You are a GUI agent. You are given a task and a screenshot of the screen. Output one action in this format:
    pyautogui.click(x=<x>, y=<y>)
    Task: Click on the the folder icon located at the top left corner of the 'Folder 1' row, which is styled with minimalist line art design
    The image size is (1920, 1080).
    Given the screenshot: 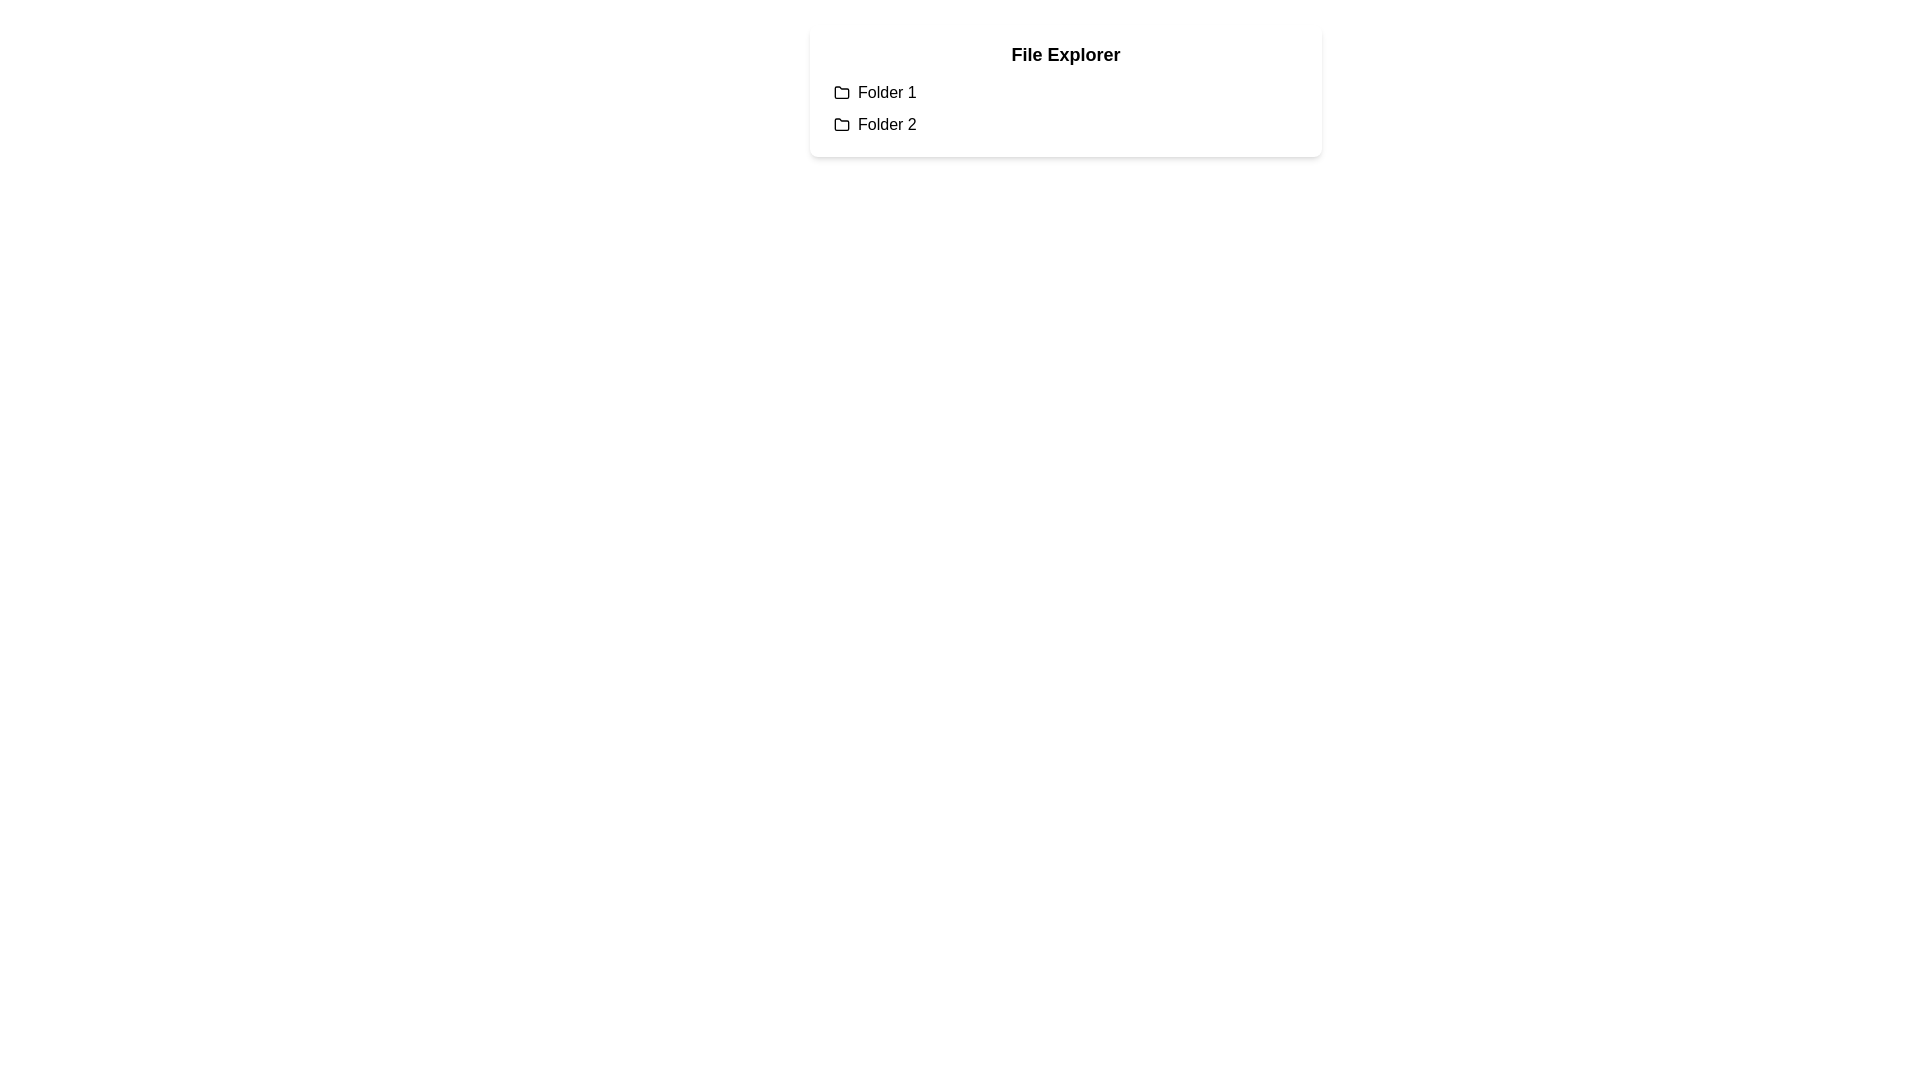 What is the action you would take?
    pyautogui.click(x=841, y=92)
    